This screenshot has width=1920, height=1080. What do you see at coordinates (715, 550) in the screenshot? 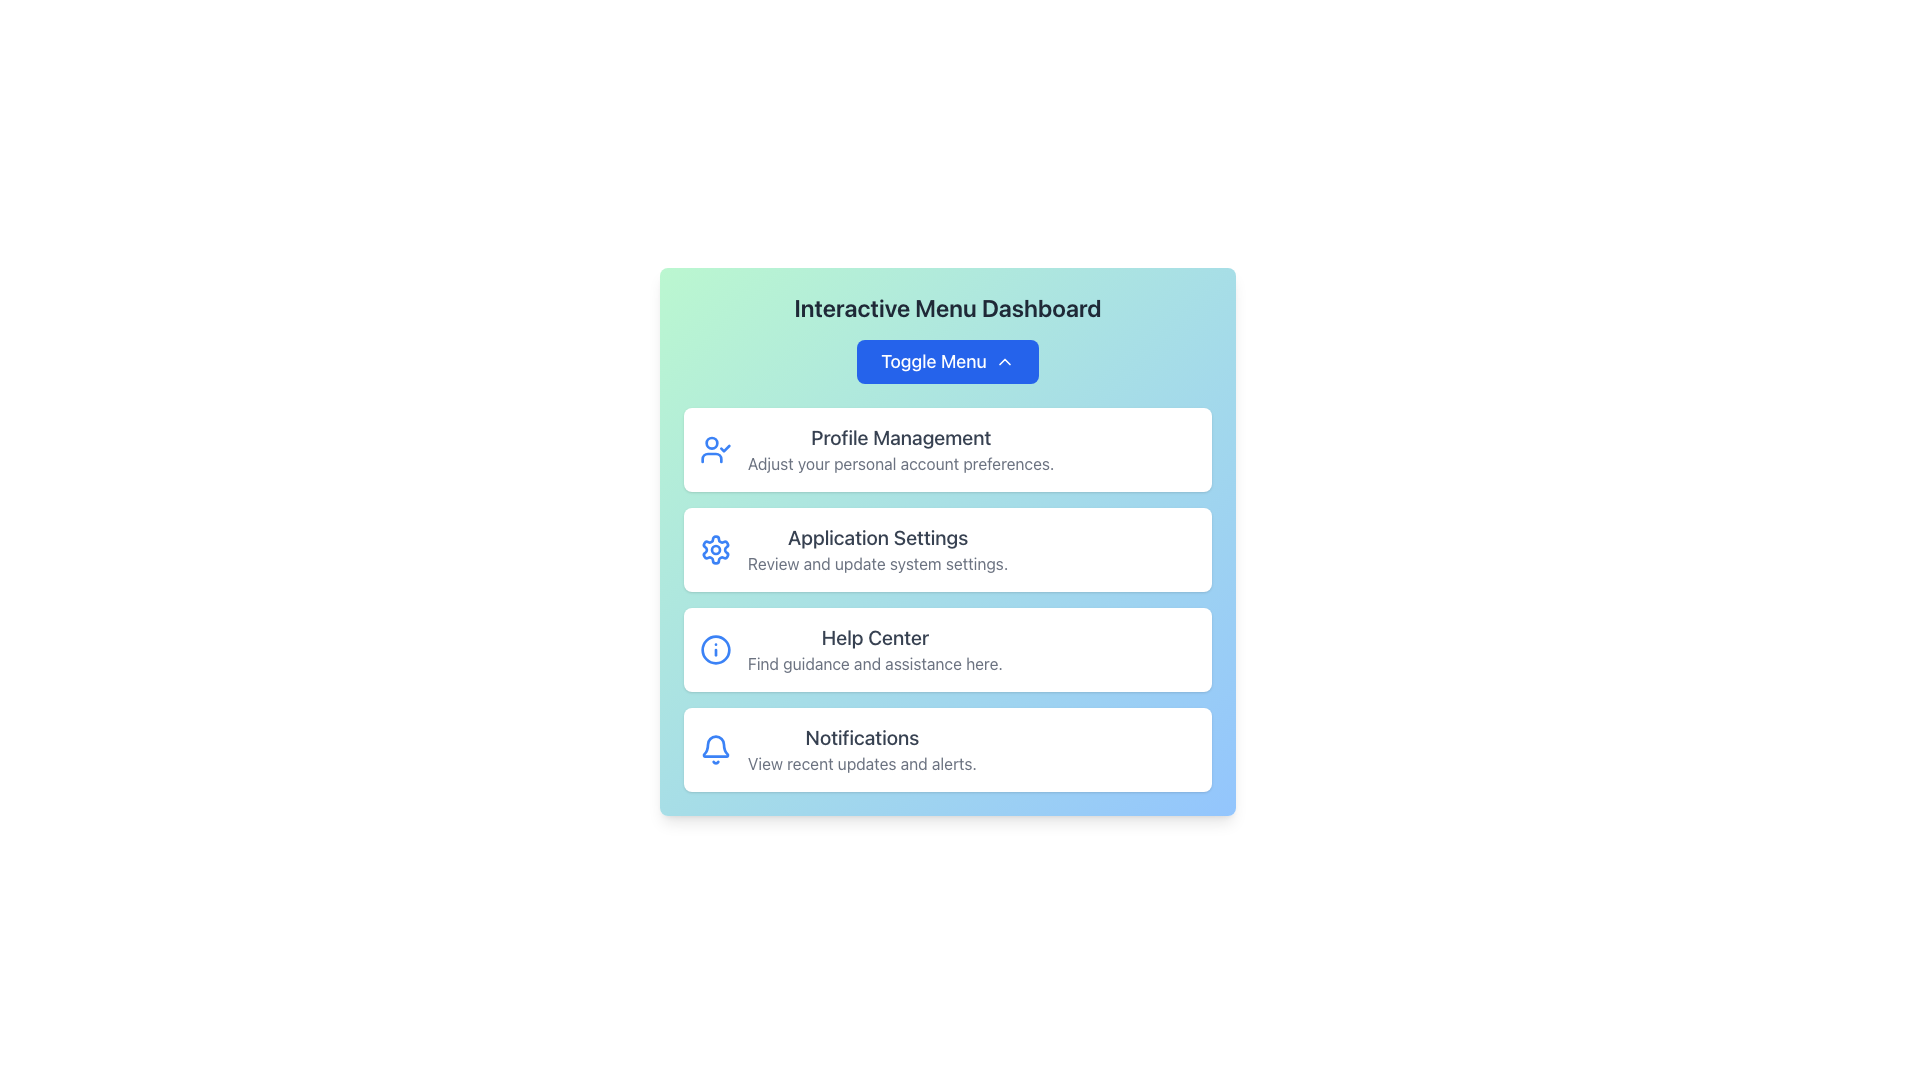
I see `the blue gear icon located at the center-left of the 'Application Settings' card, adjacent to the text 'Review and update system settings.'` at bounding box center [715, 550].